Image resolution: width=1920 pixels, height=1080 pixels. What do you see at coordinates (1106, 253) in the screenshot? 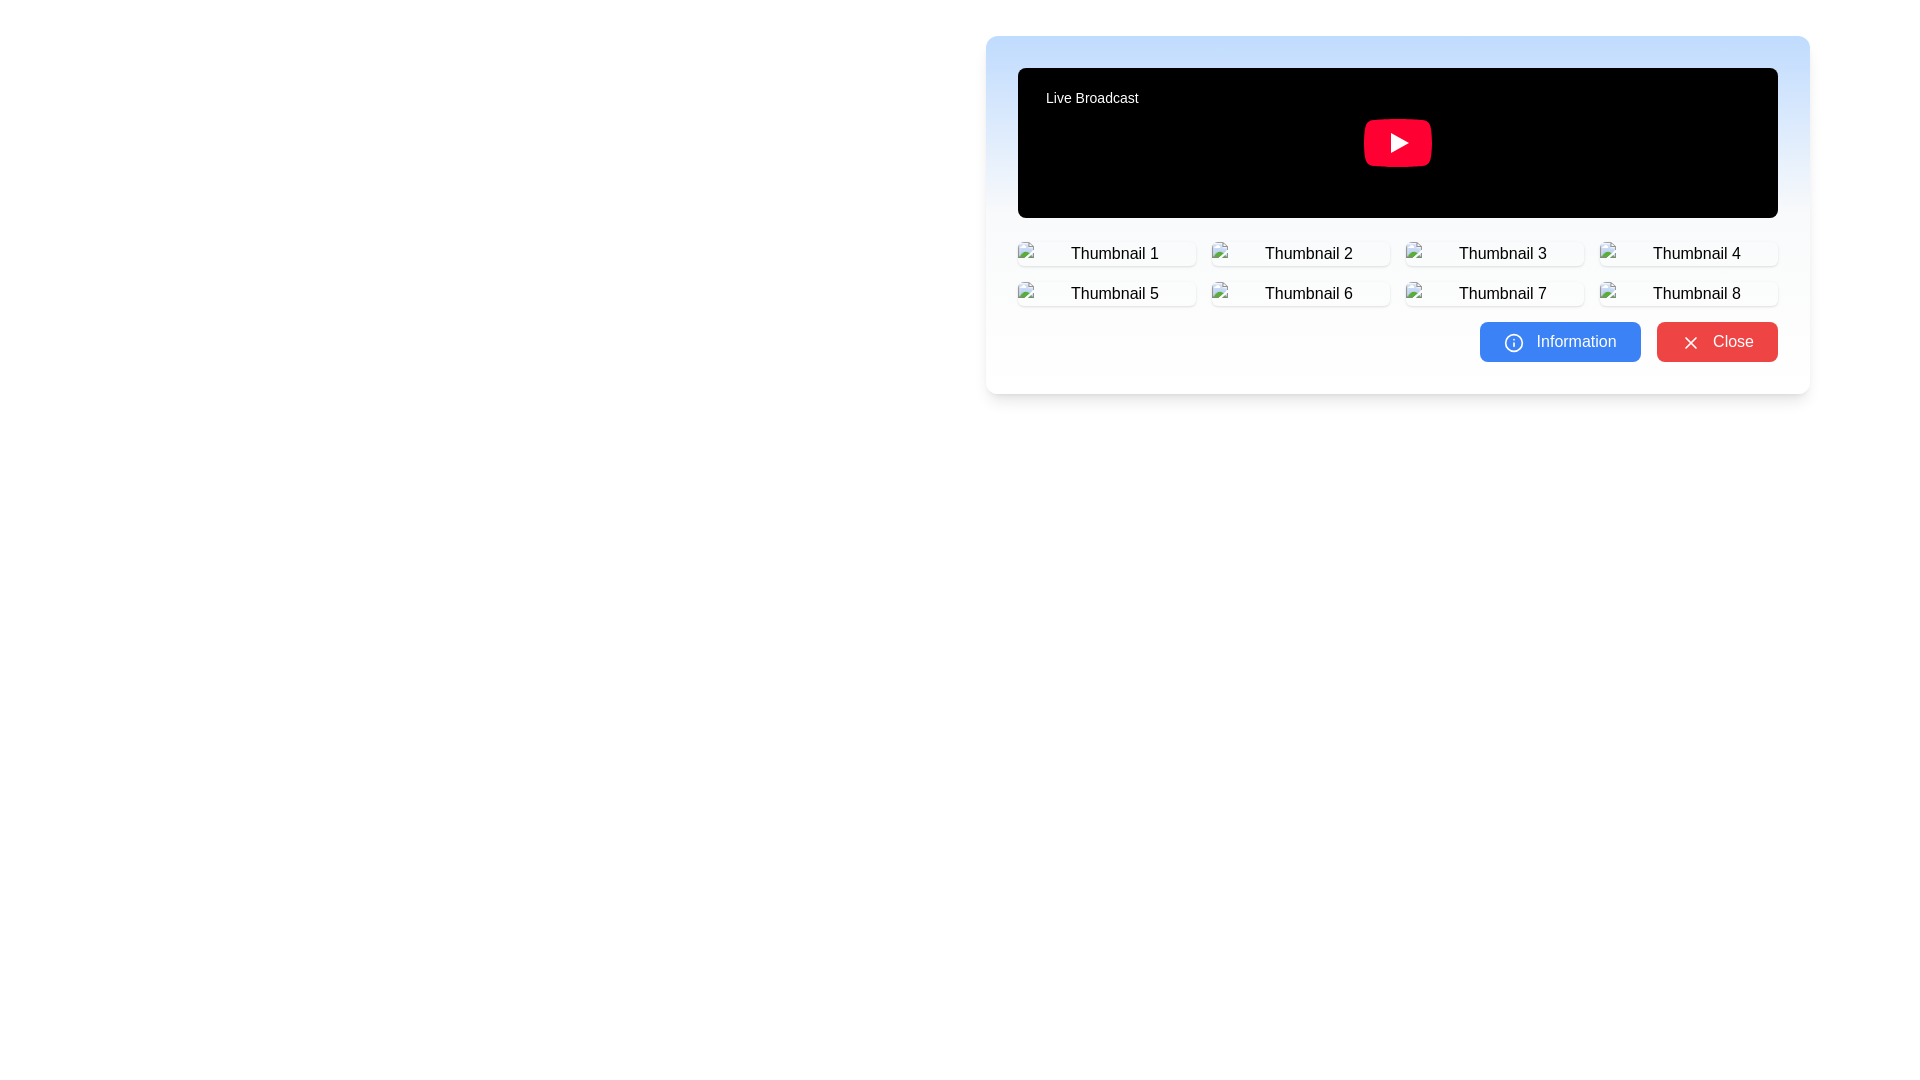
I see `the 'Thumbnail 1' button, which is the first item in the grid under 'Live Broadcast'` at bounding box center [1106, 253].